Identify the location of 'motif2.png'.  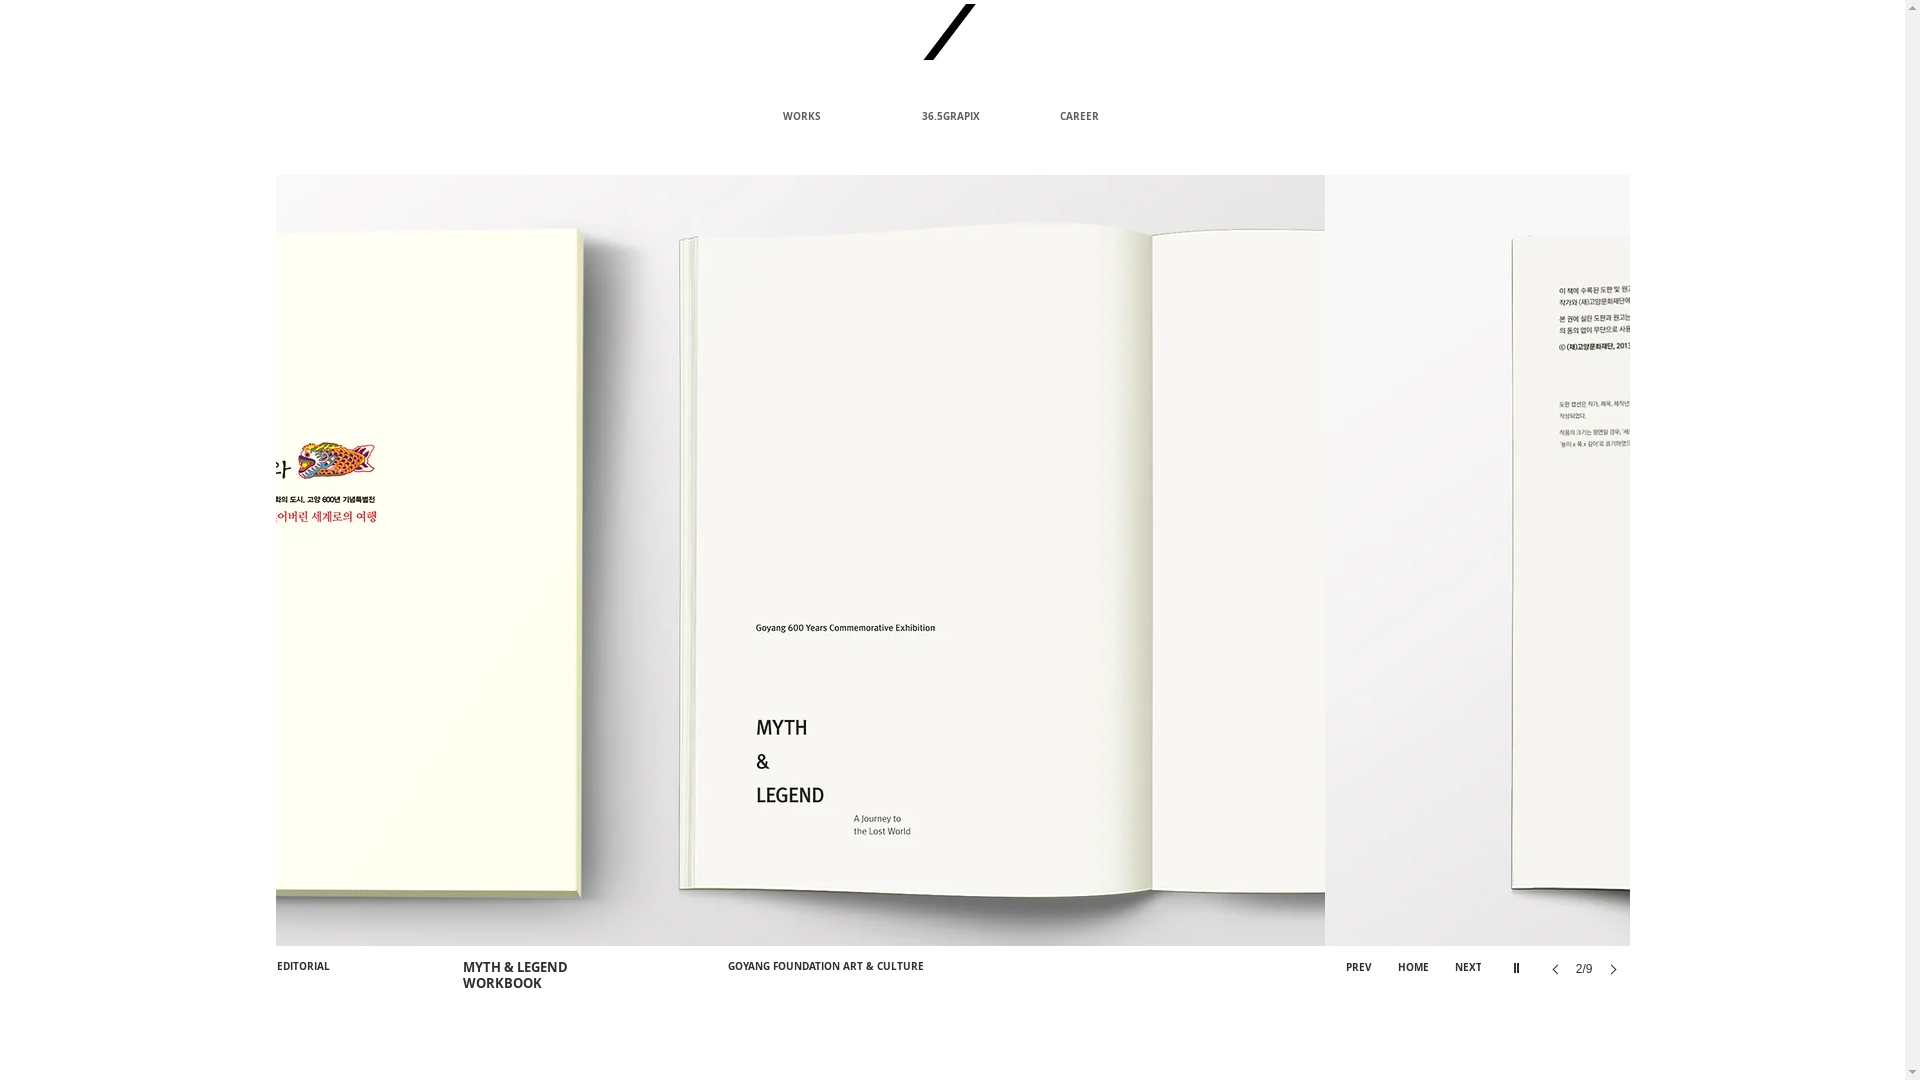
(912, 31).